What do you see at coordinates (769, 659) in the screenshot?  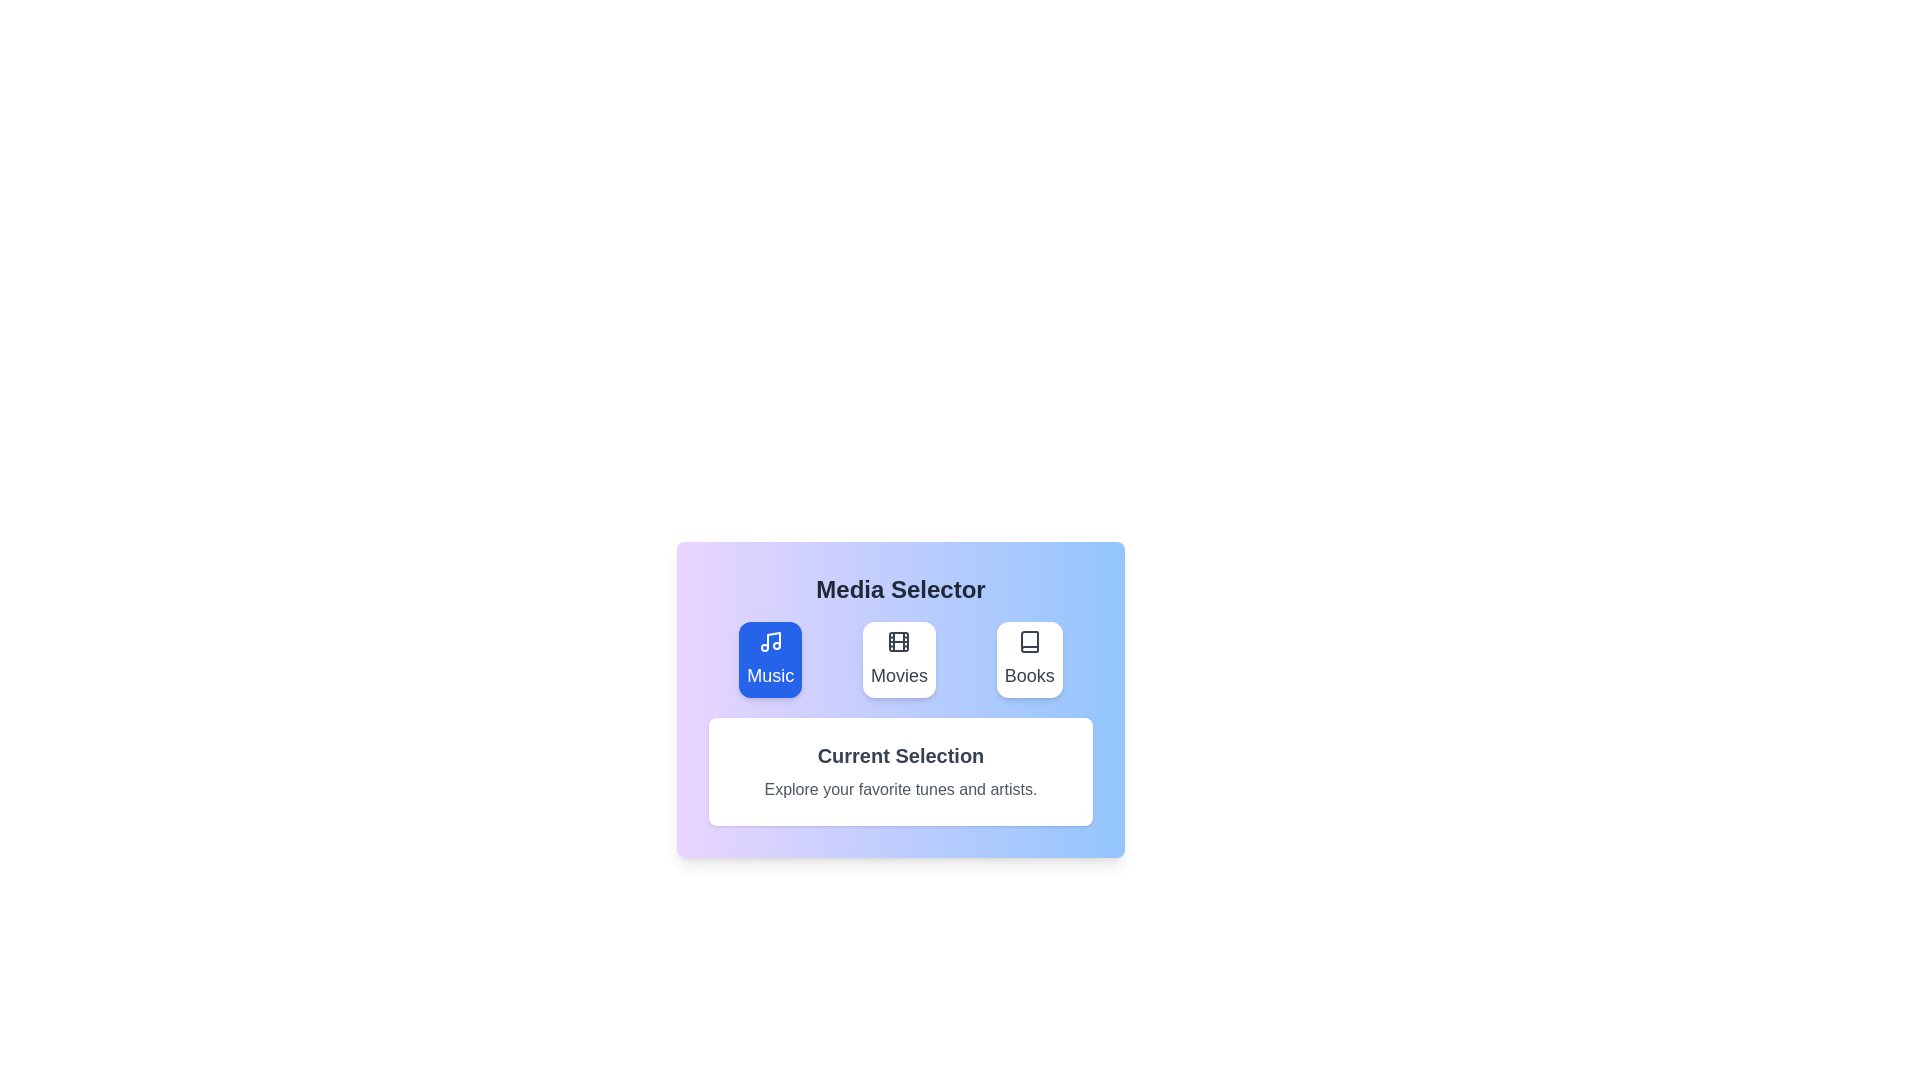 I see `the 'Music' category selector button to observe the hover effect` at bounding box center [769, 659].